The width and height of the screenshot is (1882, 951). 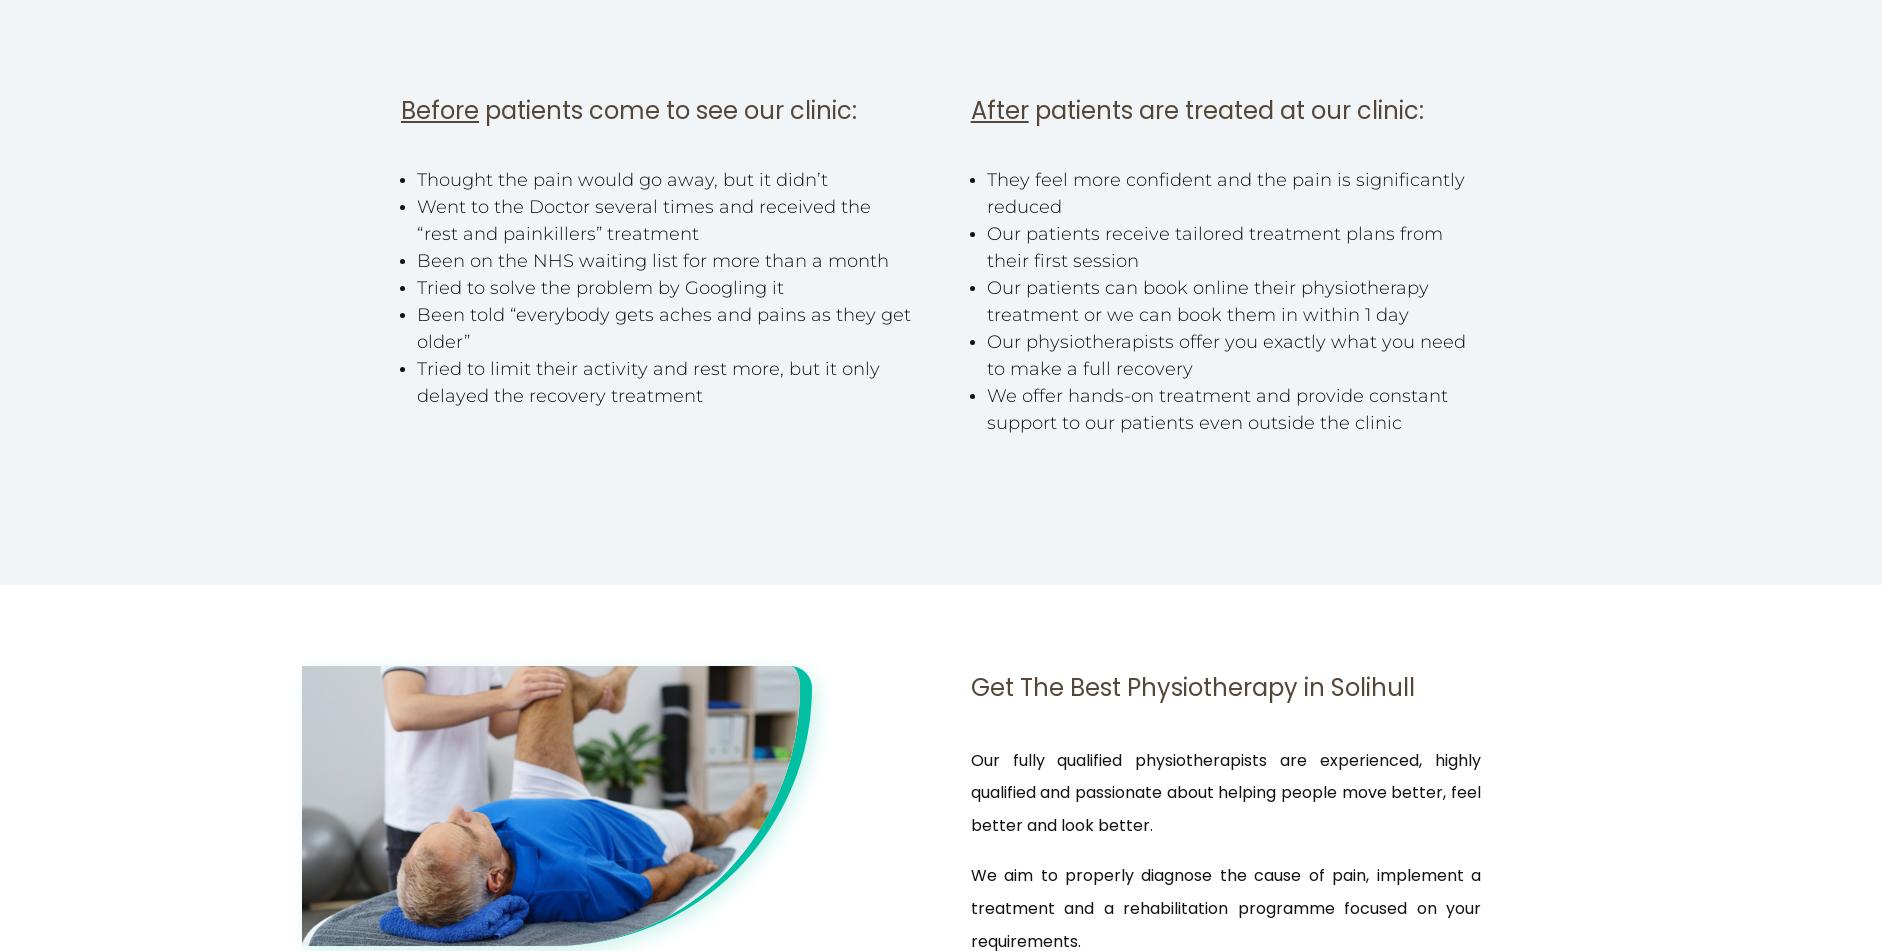 What do you see at coordinates (669, 110) in the screenshot?
I see `'patients come to see our clinic:'` at bounding box center [669, 110].